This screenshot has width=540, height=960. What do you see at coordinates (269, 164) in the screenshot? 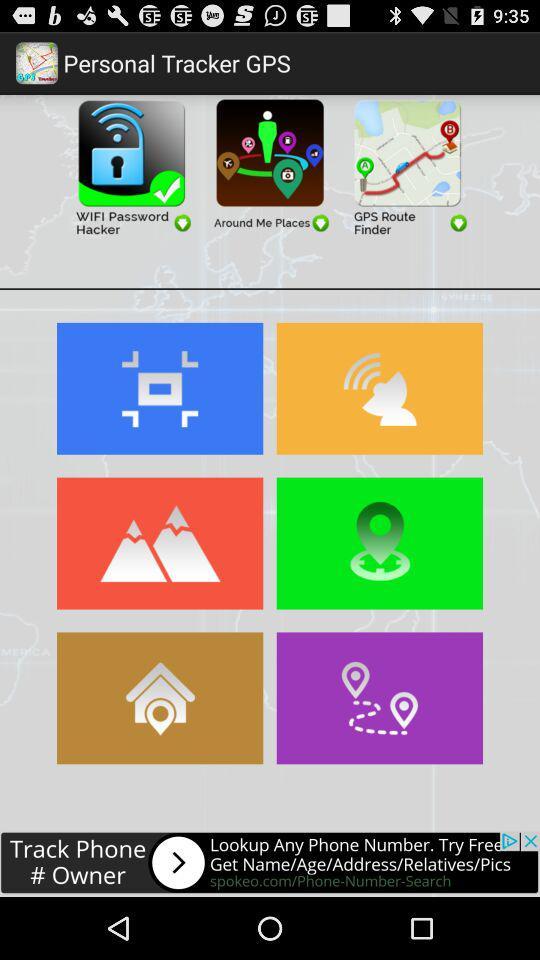
I see `places around me` at bounding box center [269, 164].